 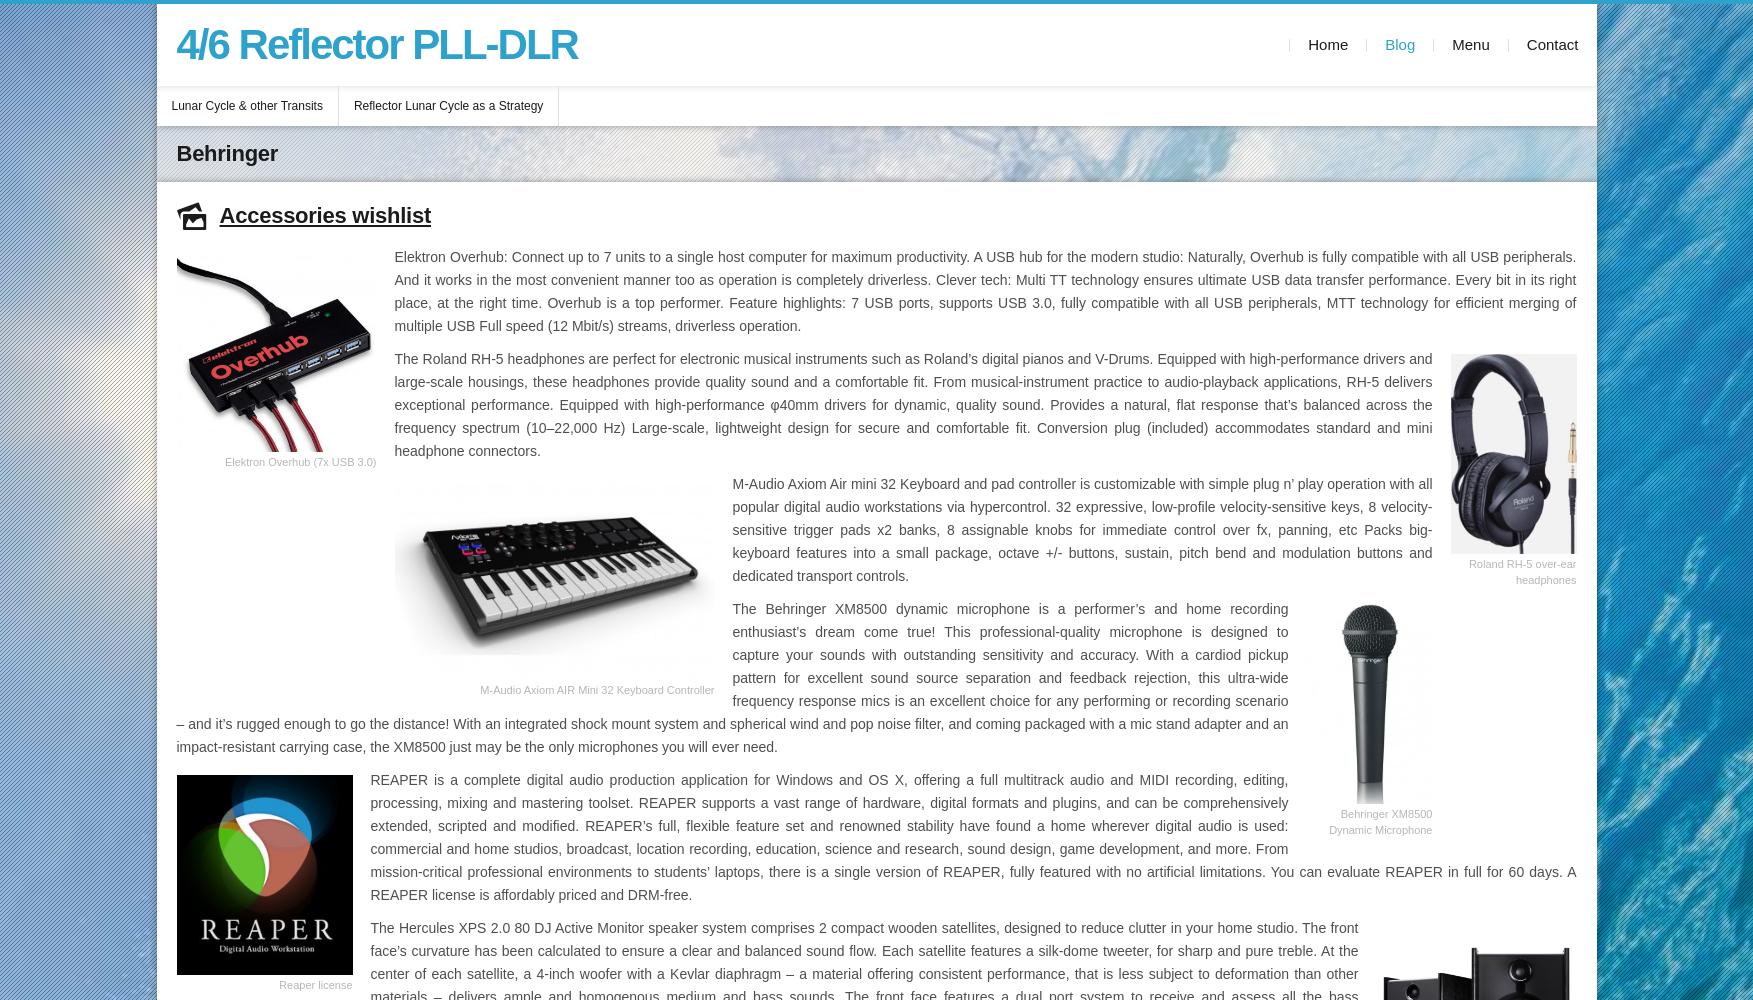 What do you see at coordinates (1470, 44) in the screenshot?
I see `'Menu'` at bounding box center [1470, 44].